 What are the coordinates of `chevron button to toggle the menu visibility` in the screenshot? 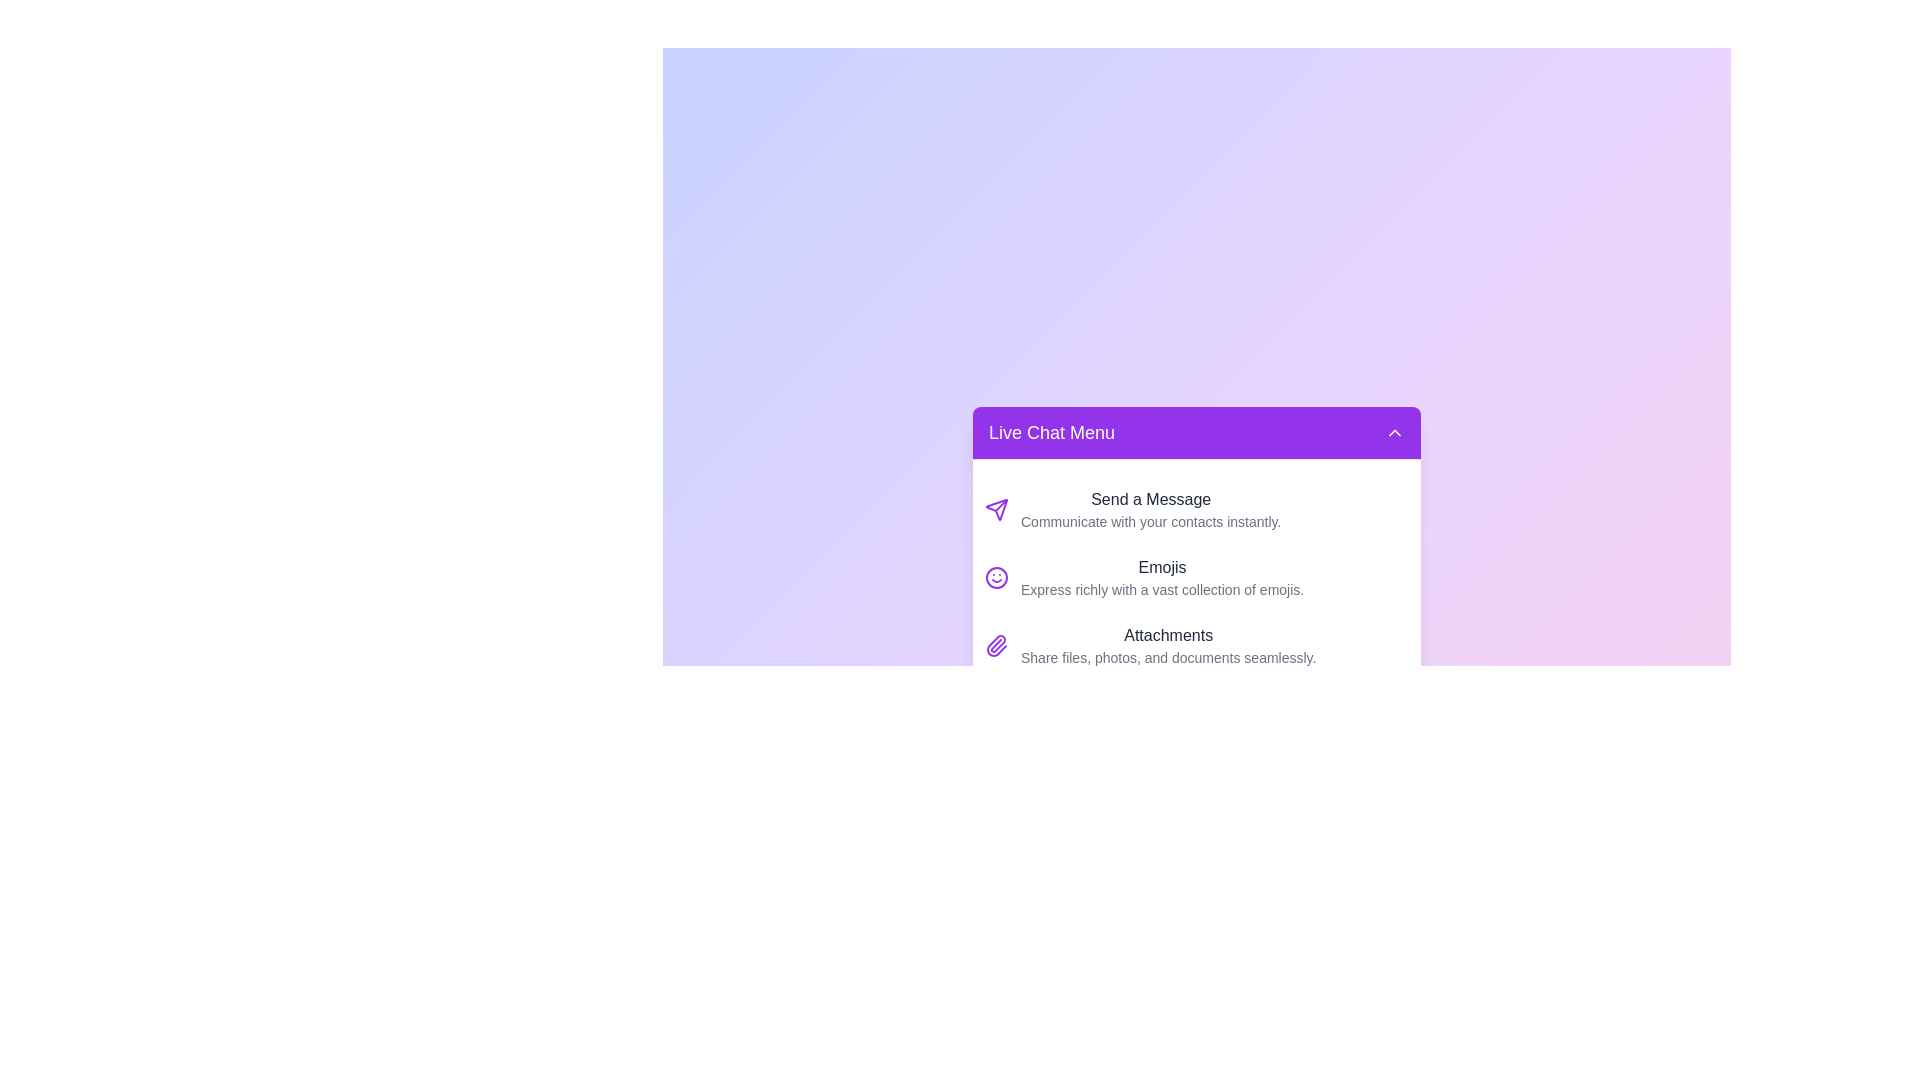 It's located at (1394, 431).